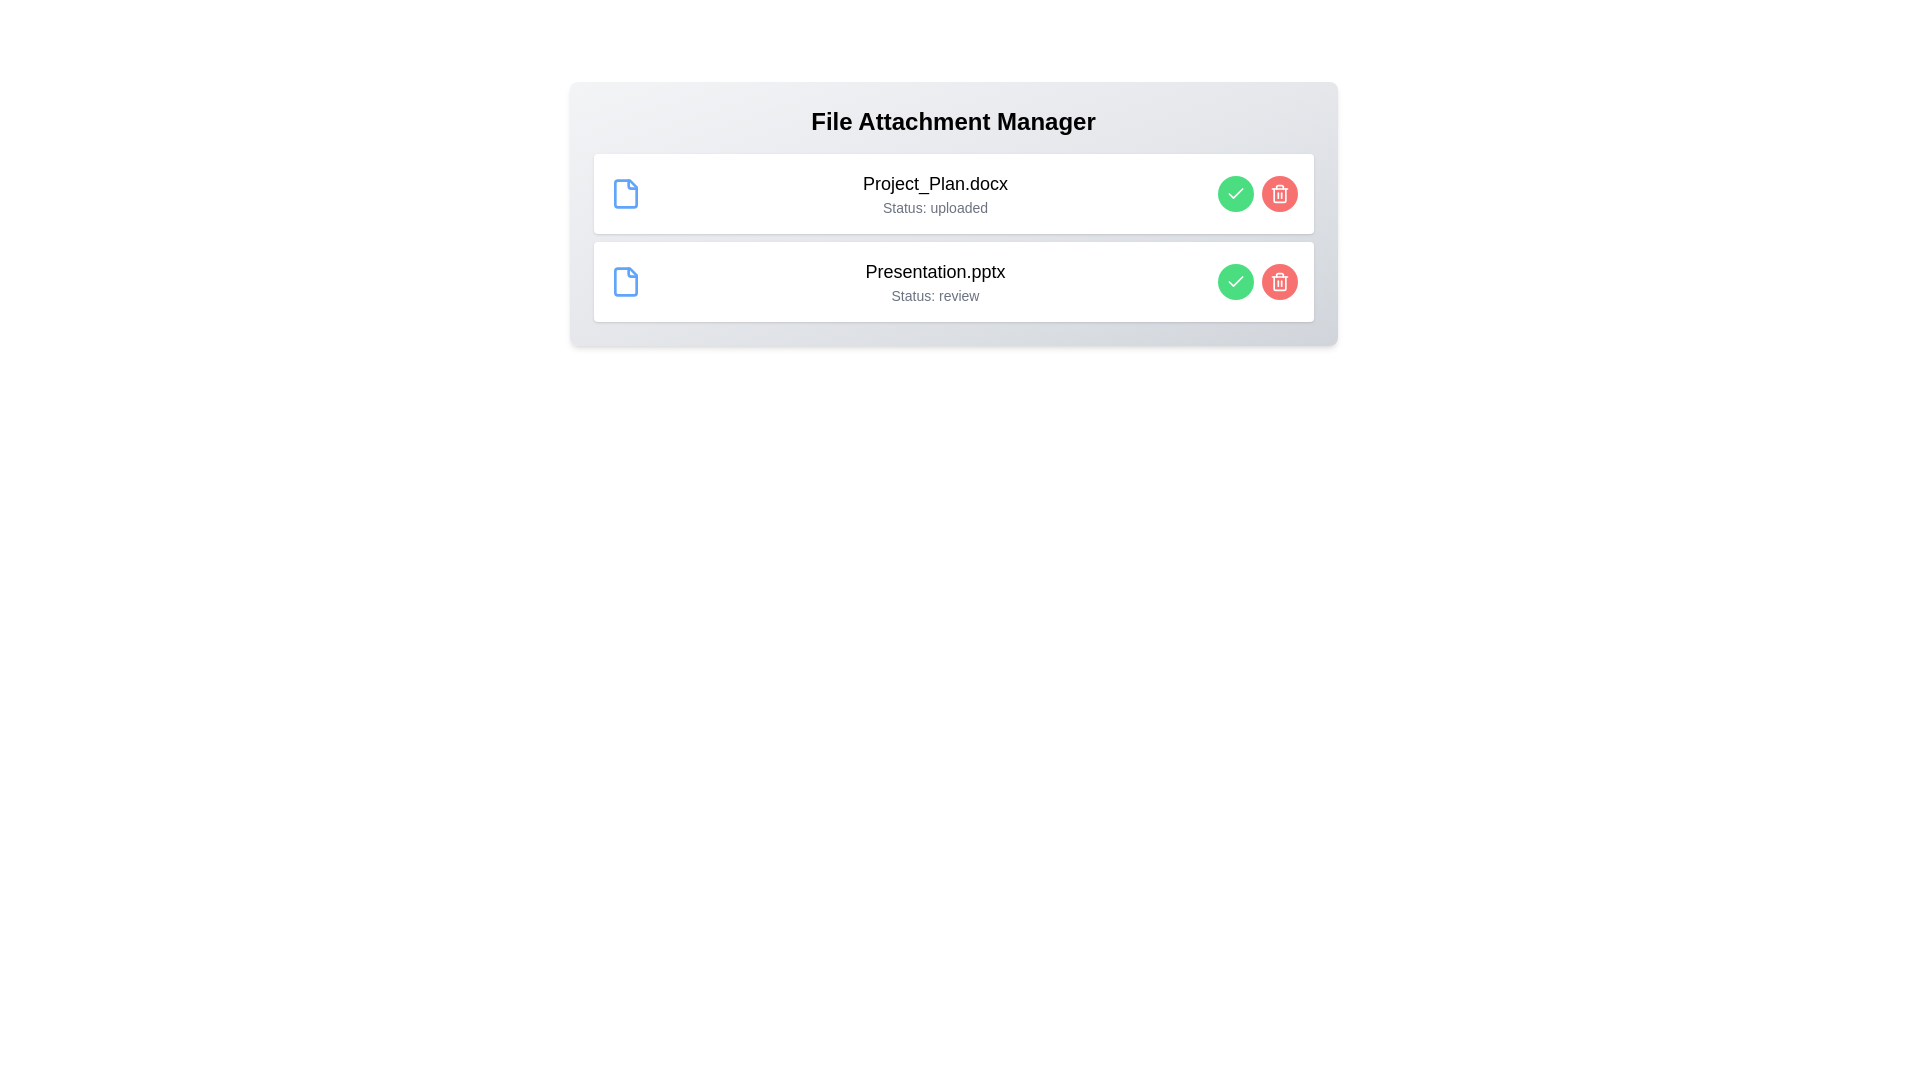  What do you see at coordinates (1234, 193) in the screenshot?
I see `the 'Approve' button for the file 'Project_Plan.docx'` at bounding box center [1234, 193].